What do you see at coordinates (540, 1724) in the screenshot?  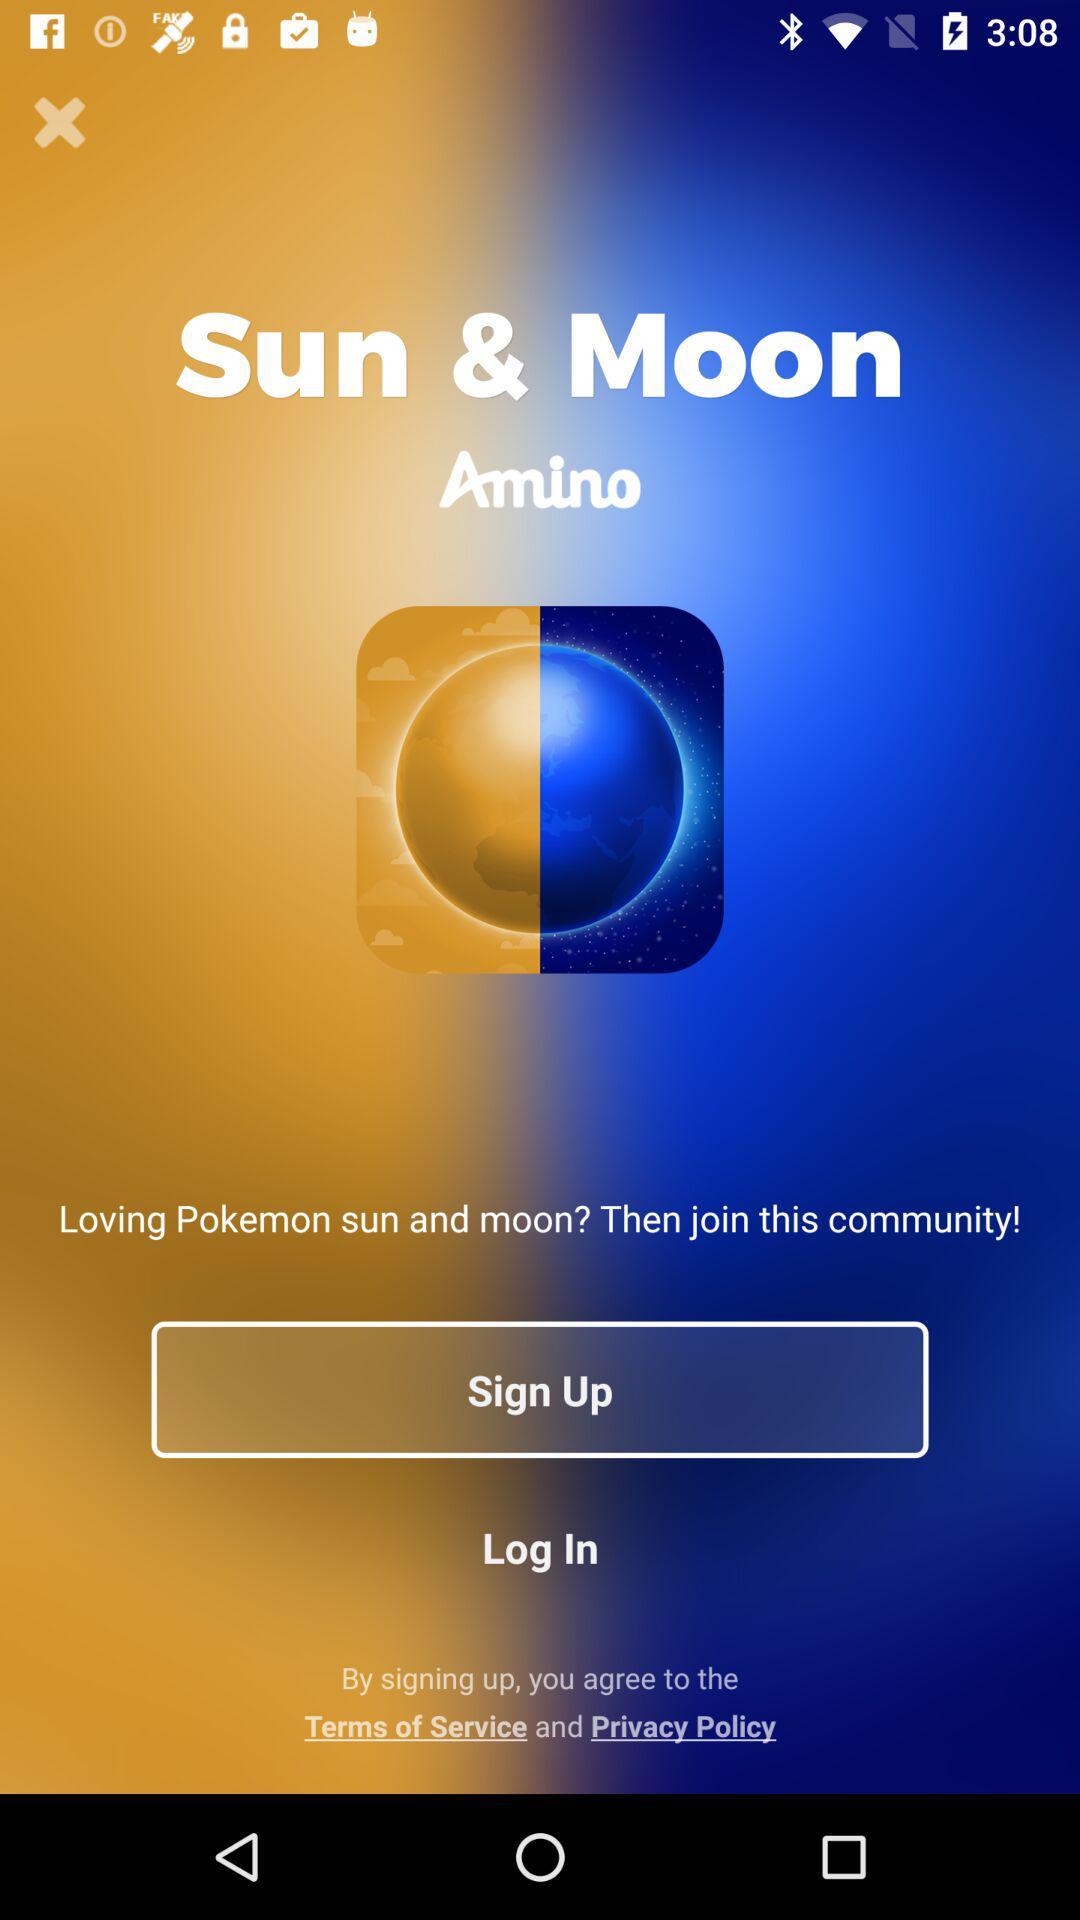 I see `the app below the by signing up icon` at bounding box center [540, 1724].